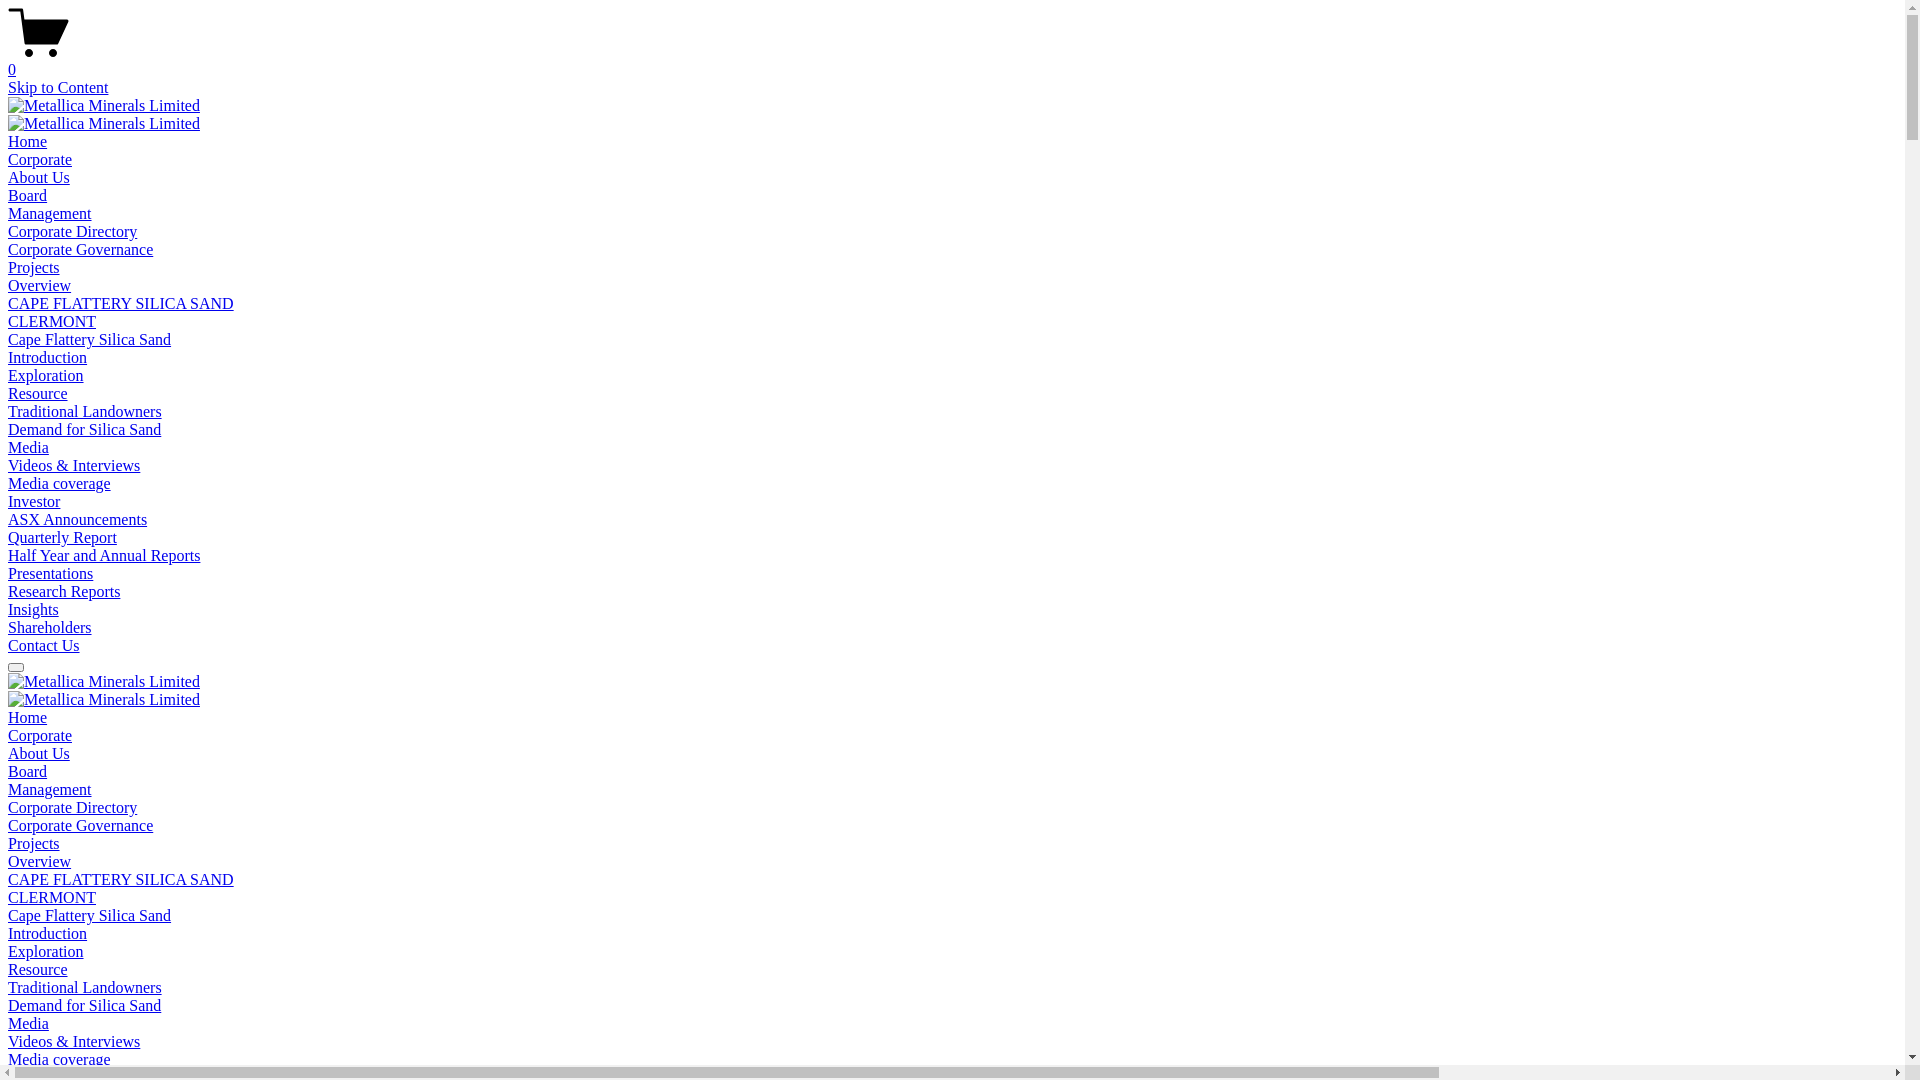  Describe the element at coordinates (8, 735) in the screenshot. I see `'Corporate'` at that location.